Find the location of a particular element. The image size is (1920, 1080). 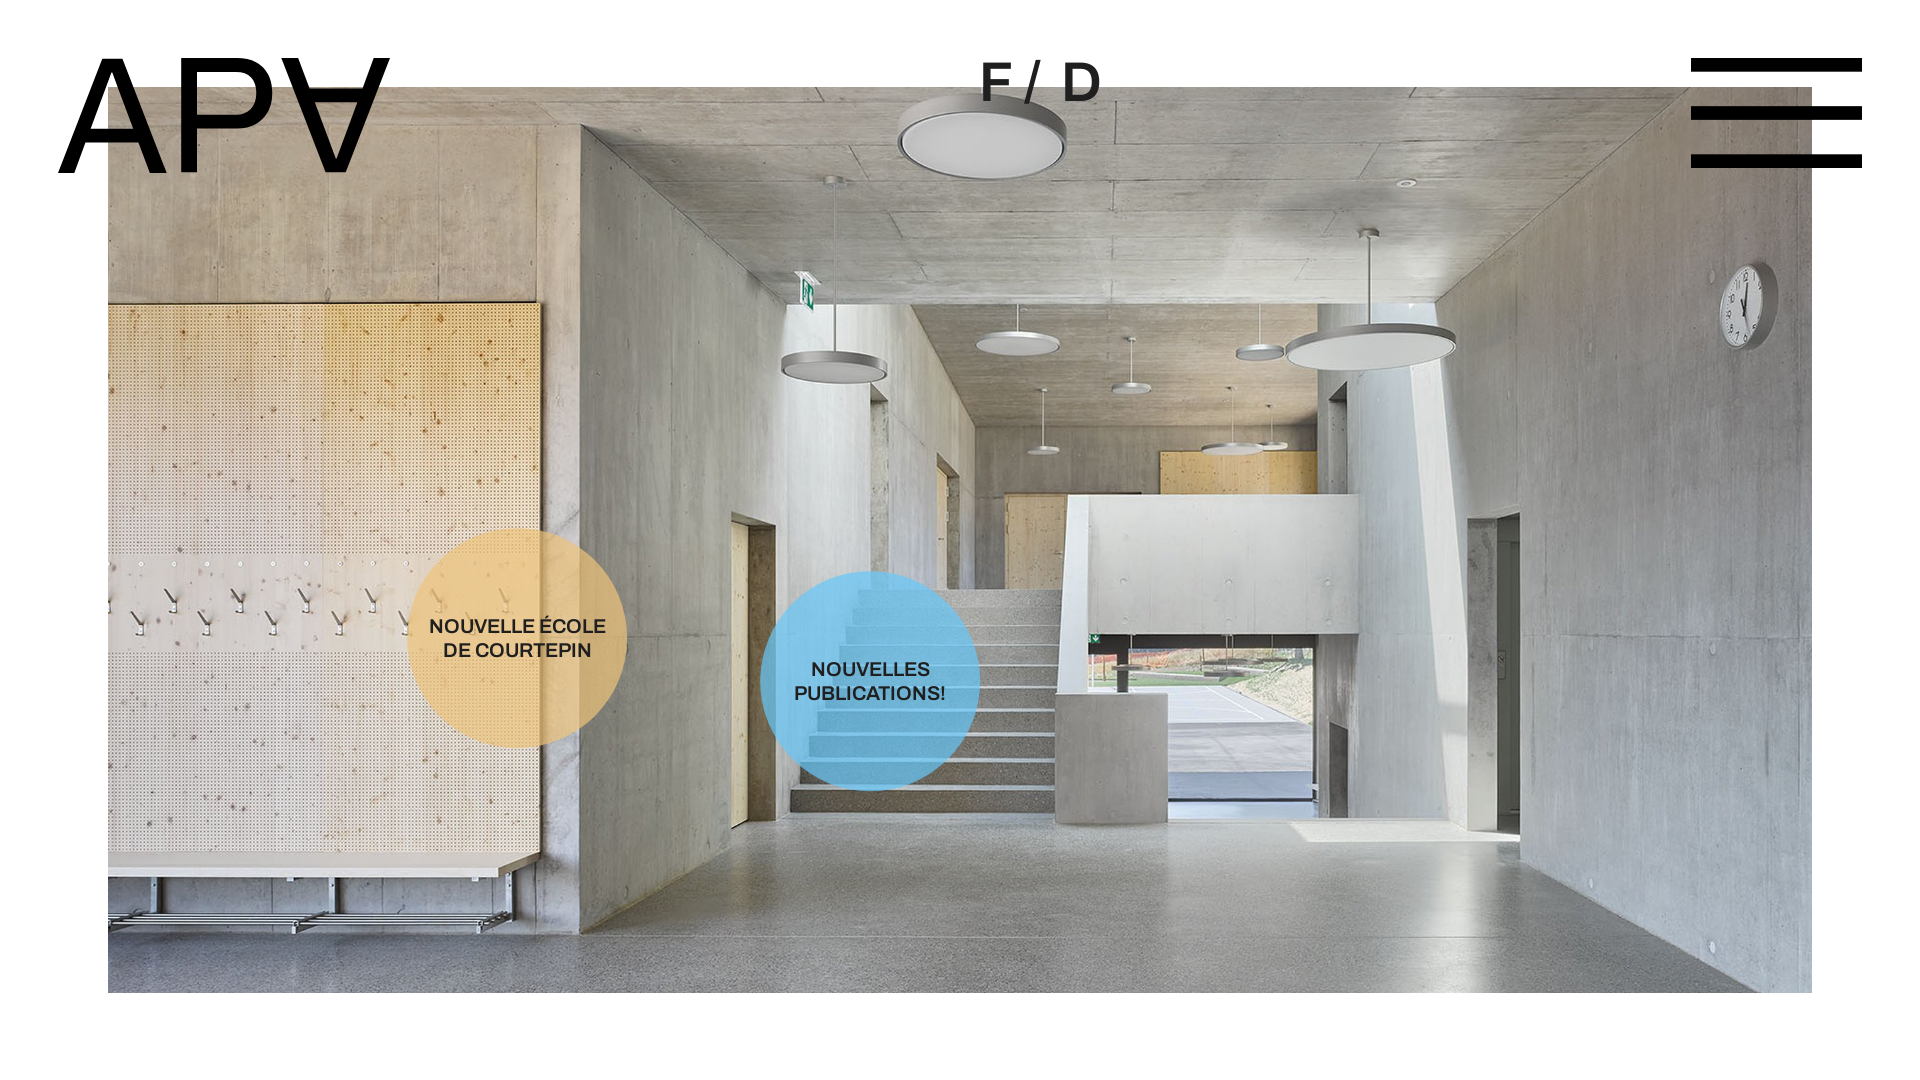

'NOUVELLES PUBLICATIONS!' is located at coordinates (831, 686).